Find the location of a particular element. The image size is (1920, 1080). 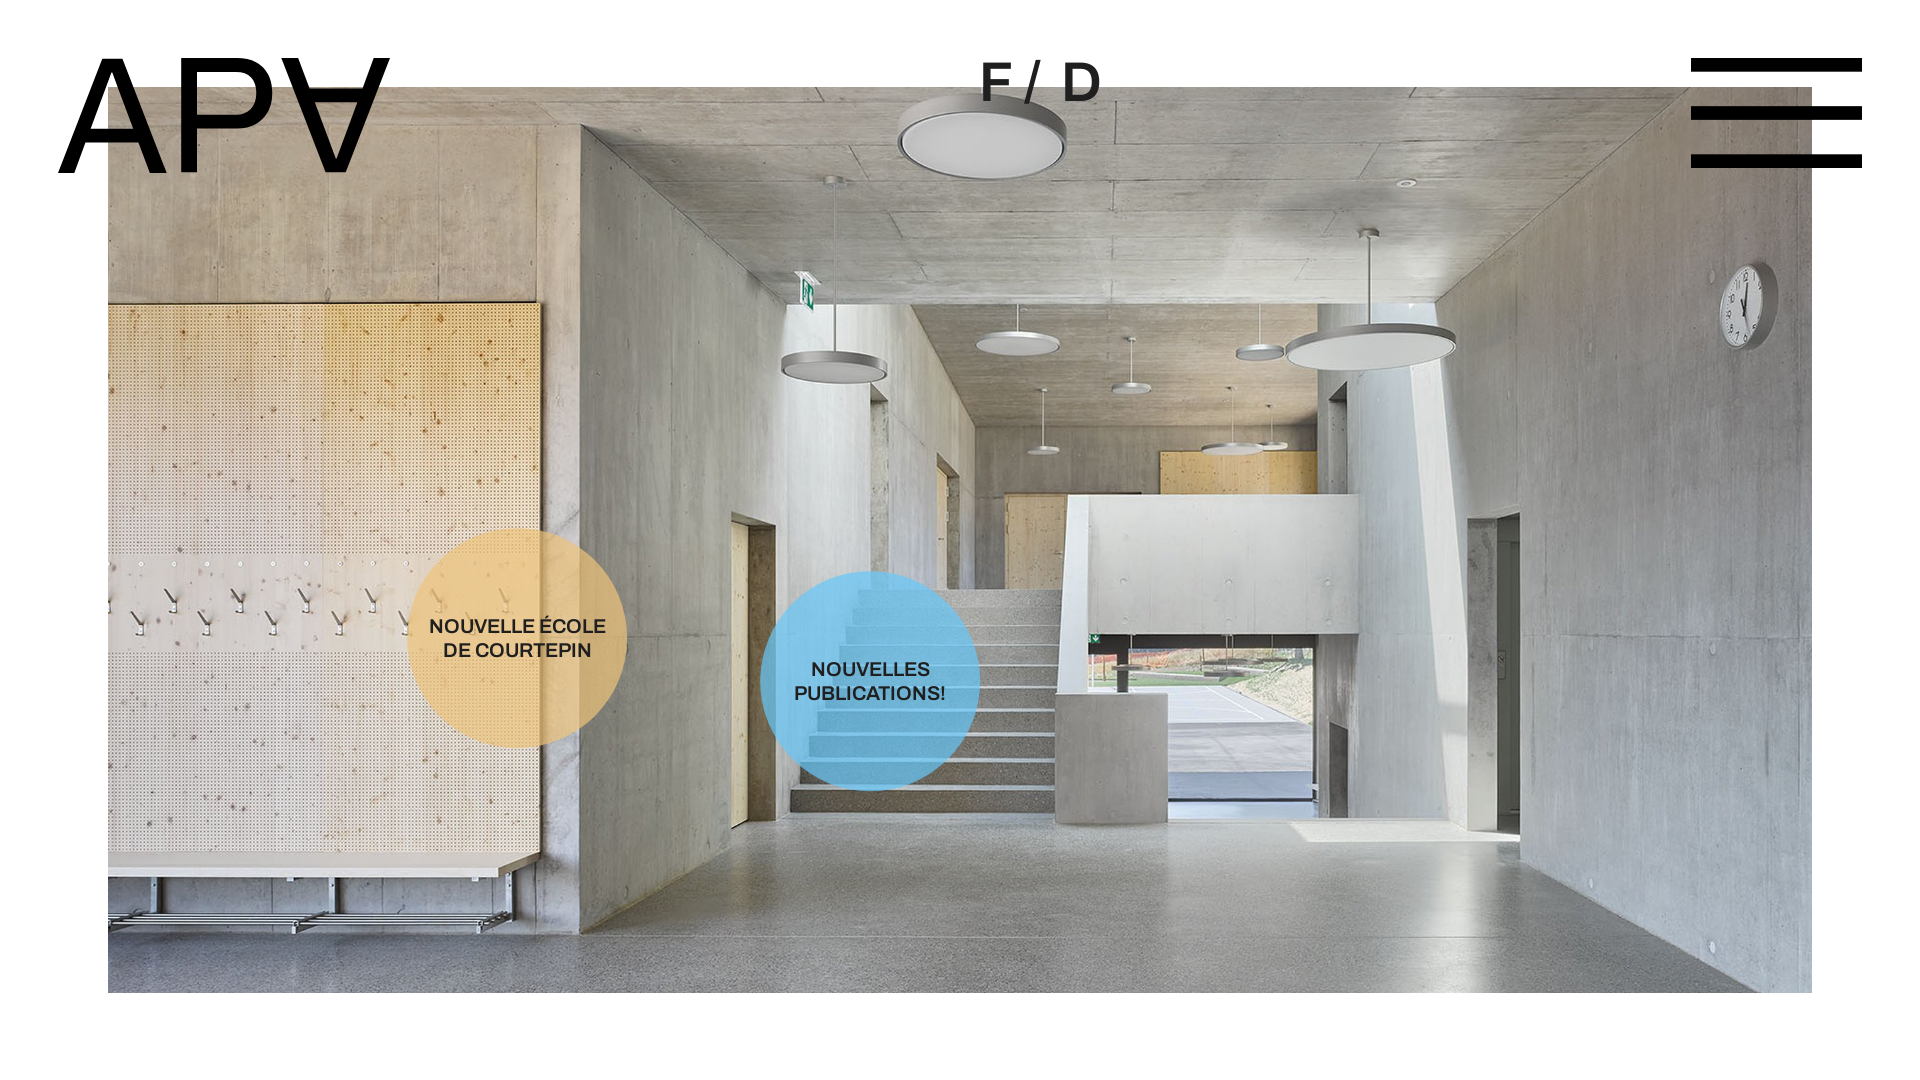

'NOUVELLES PUBLICATIONS!' is located at coordinates (831, 686).